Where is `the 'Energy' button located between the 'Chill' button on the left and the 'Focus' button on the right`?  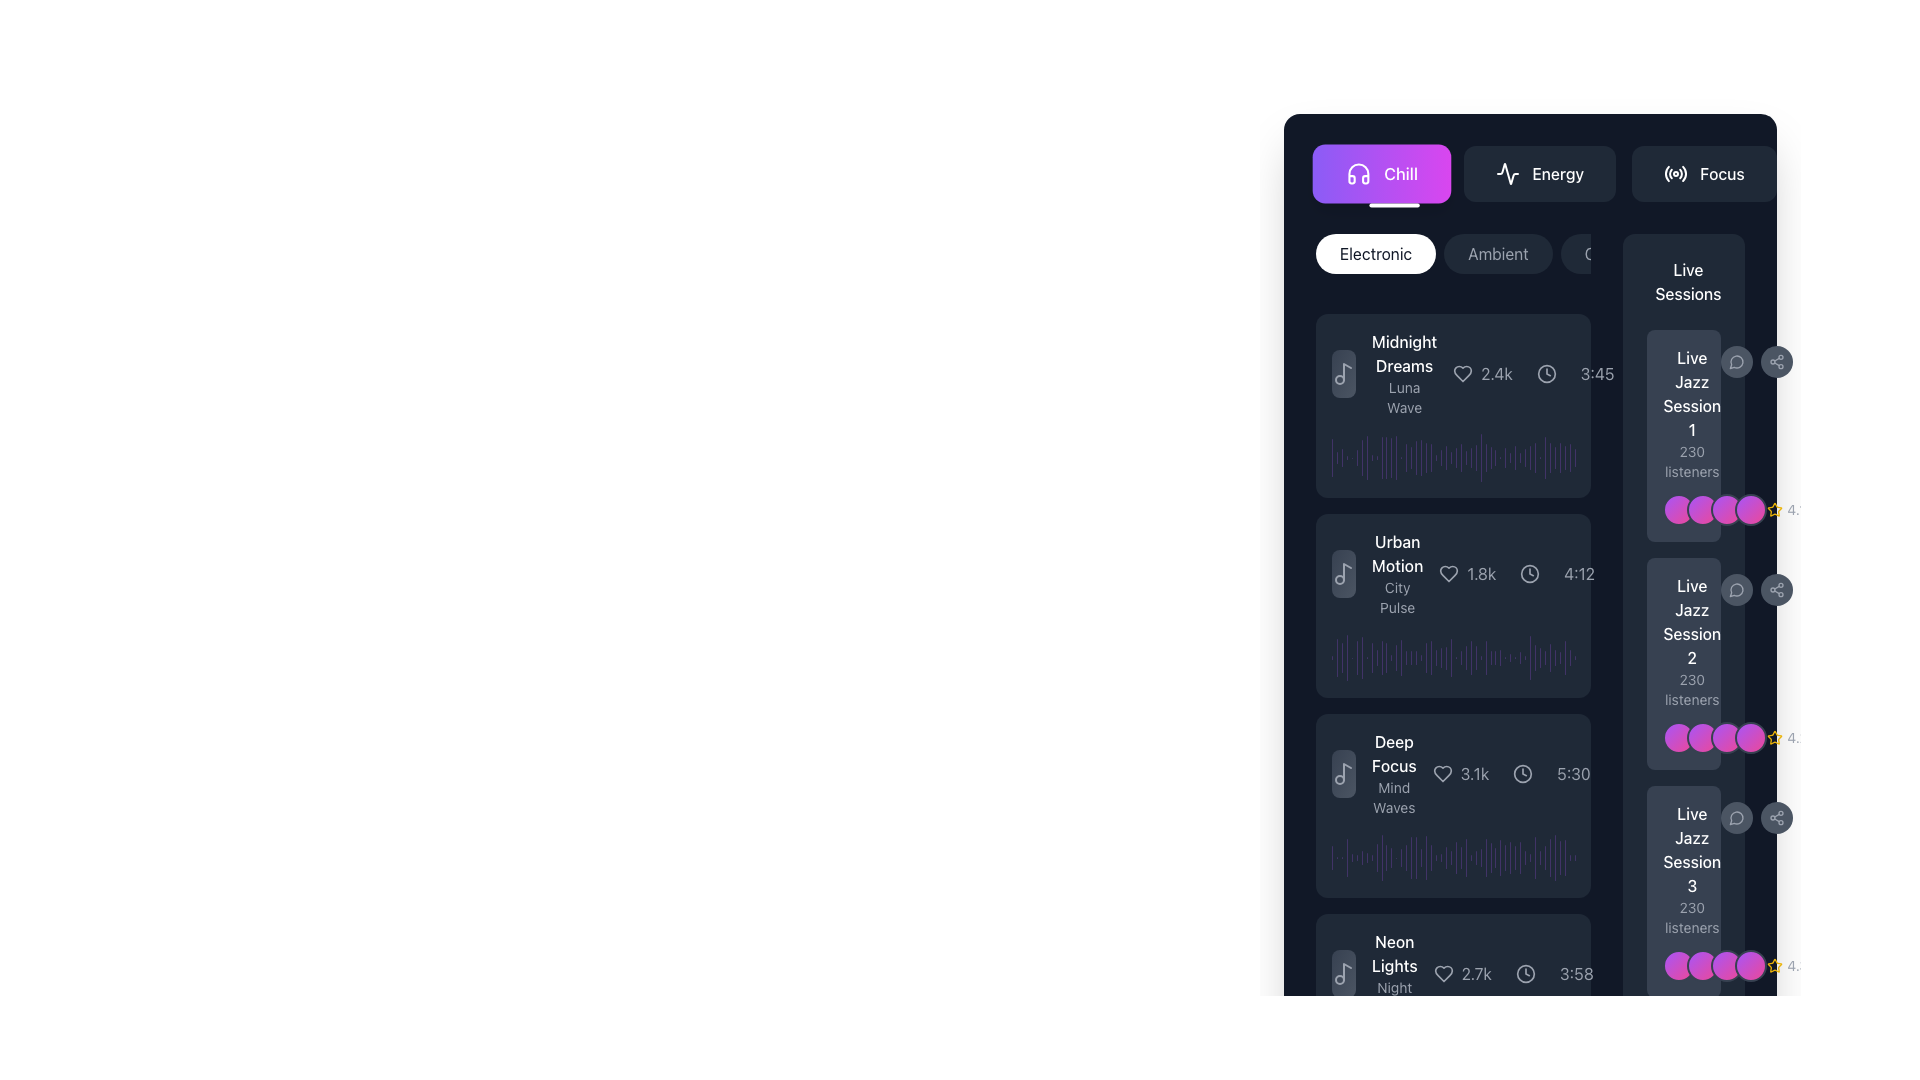 the 'Energy' button located between the 'Chill' button on the left and the 'Focus' button on the right is located at coordinates (1529, 172).